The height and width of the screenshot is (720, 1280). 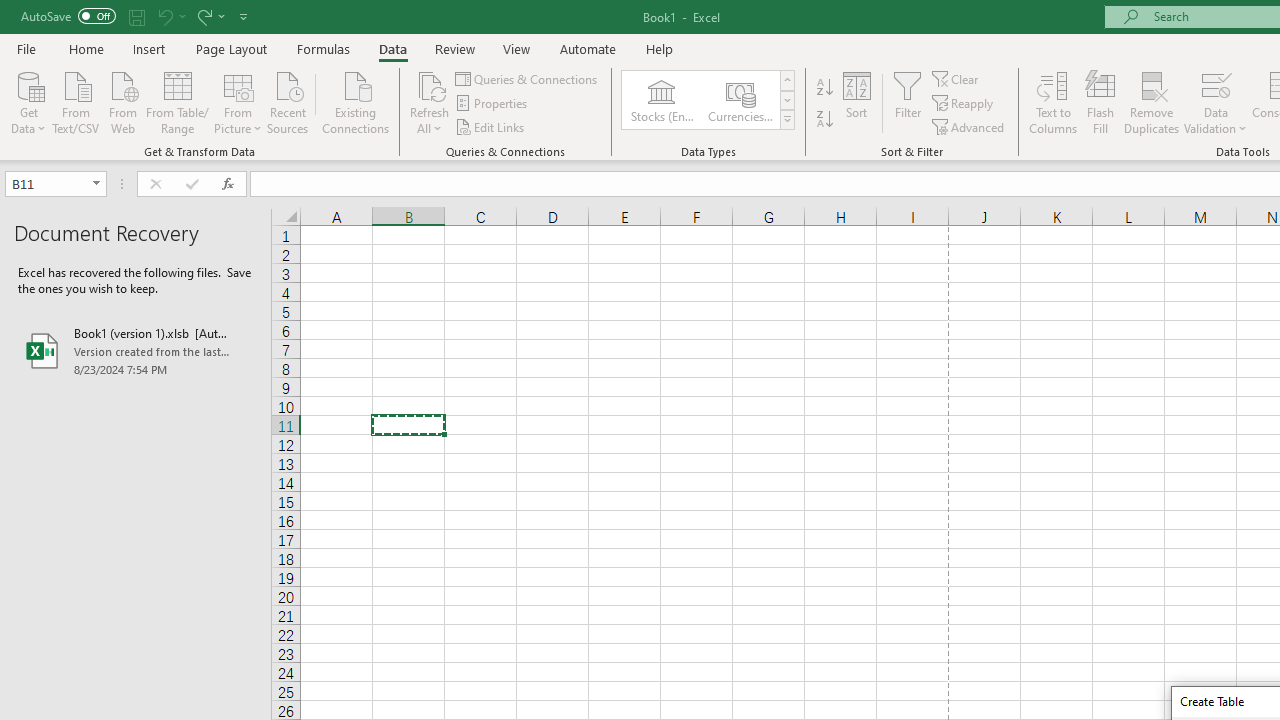 I want to click on 'Properties', so click(x=492, y=103).